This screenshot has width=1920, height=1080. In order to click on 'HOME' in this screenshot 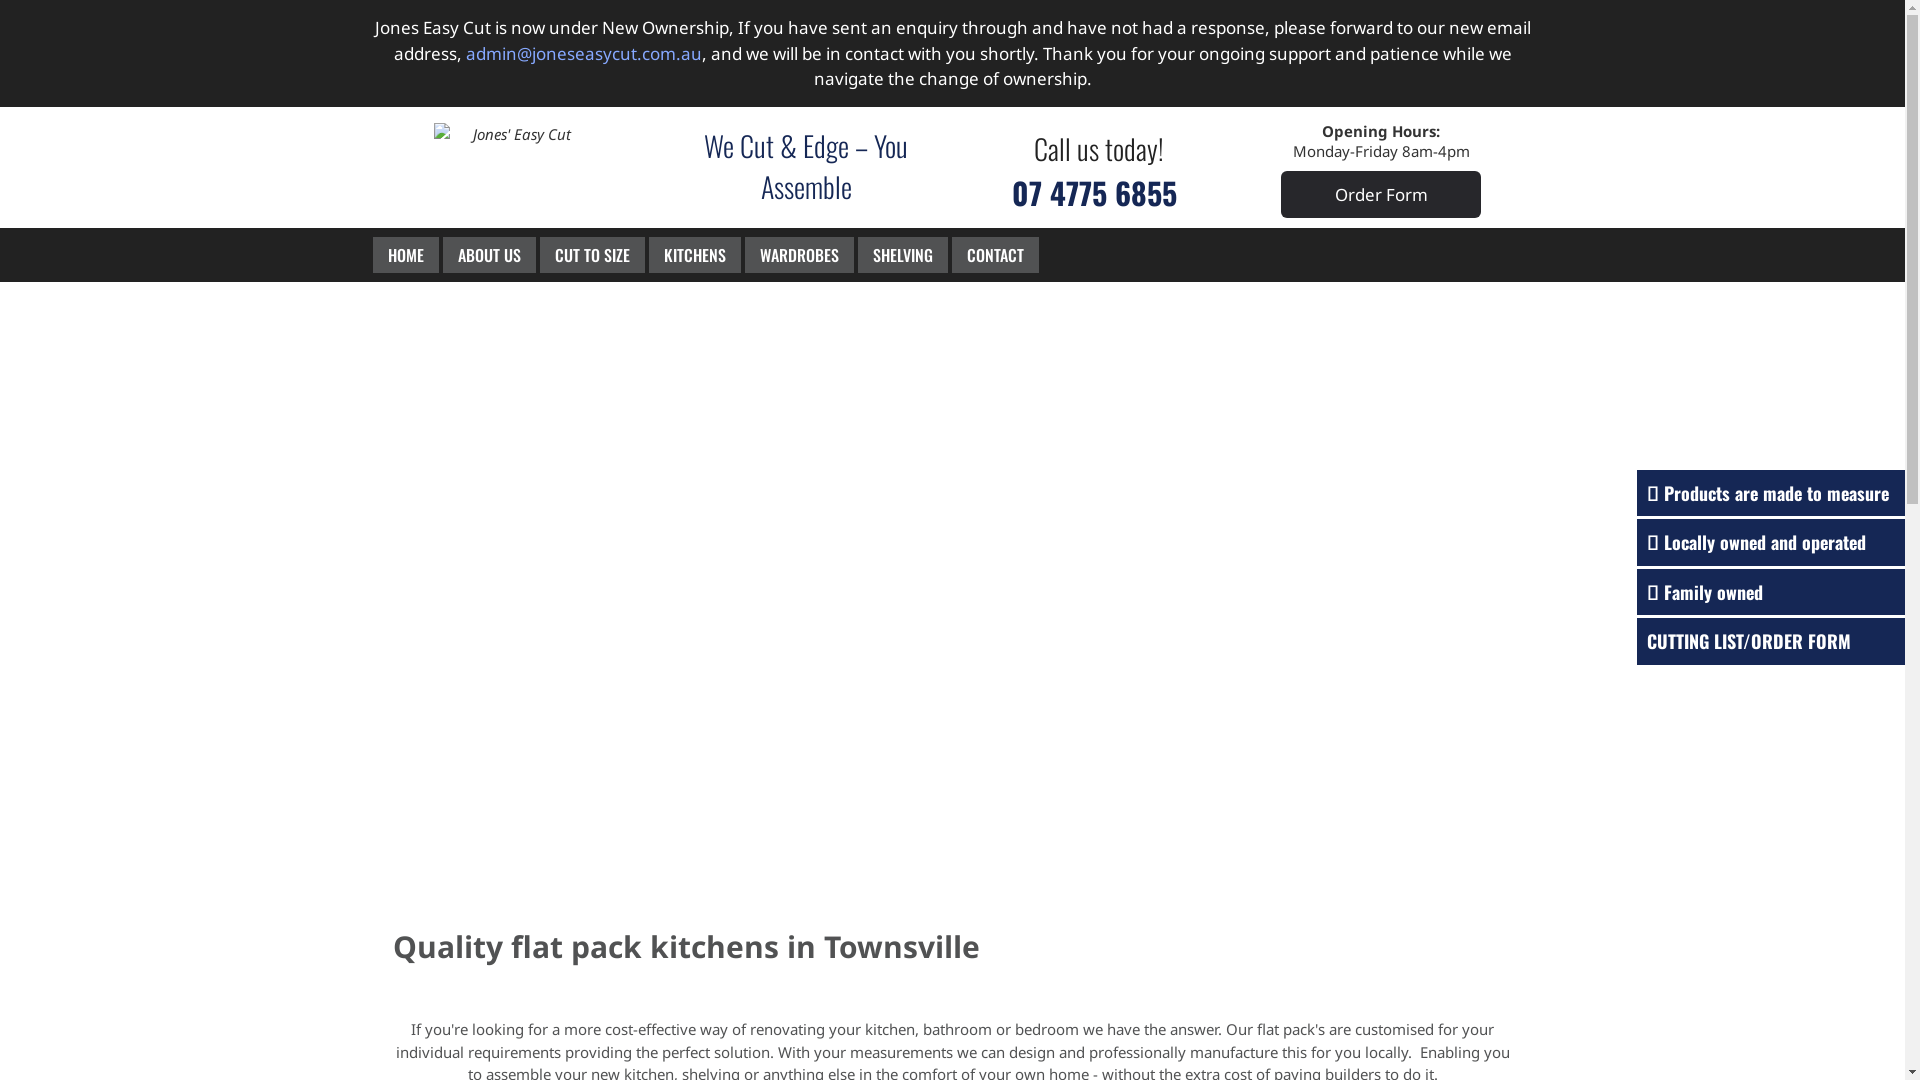, I will do `click(405, 253)`.